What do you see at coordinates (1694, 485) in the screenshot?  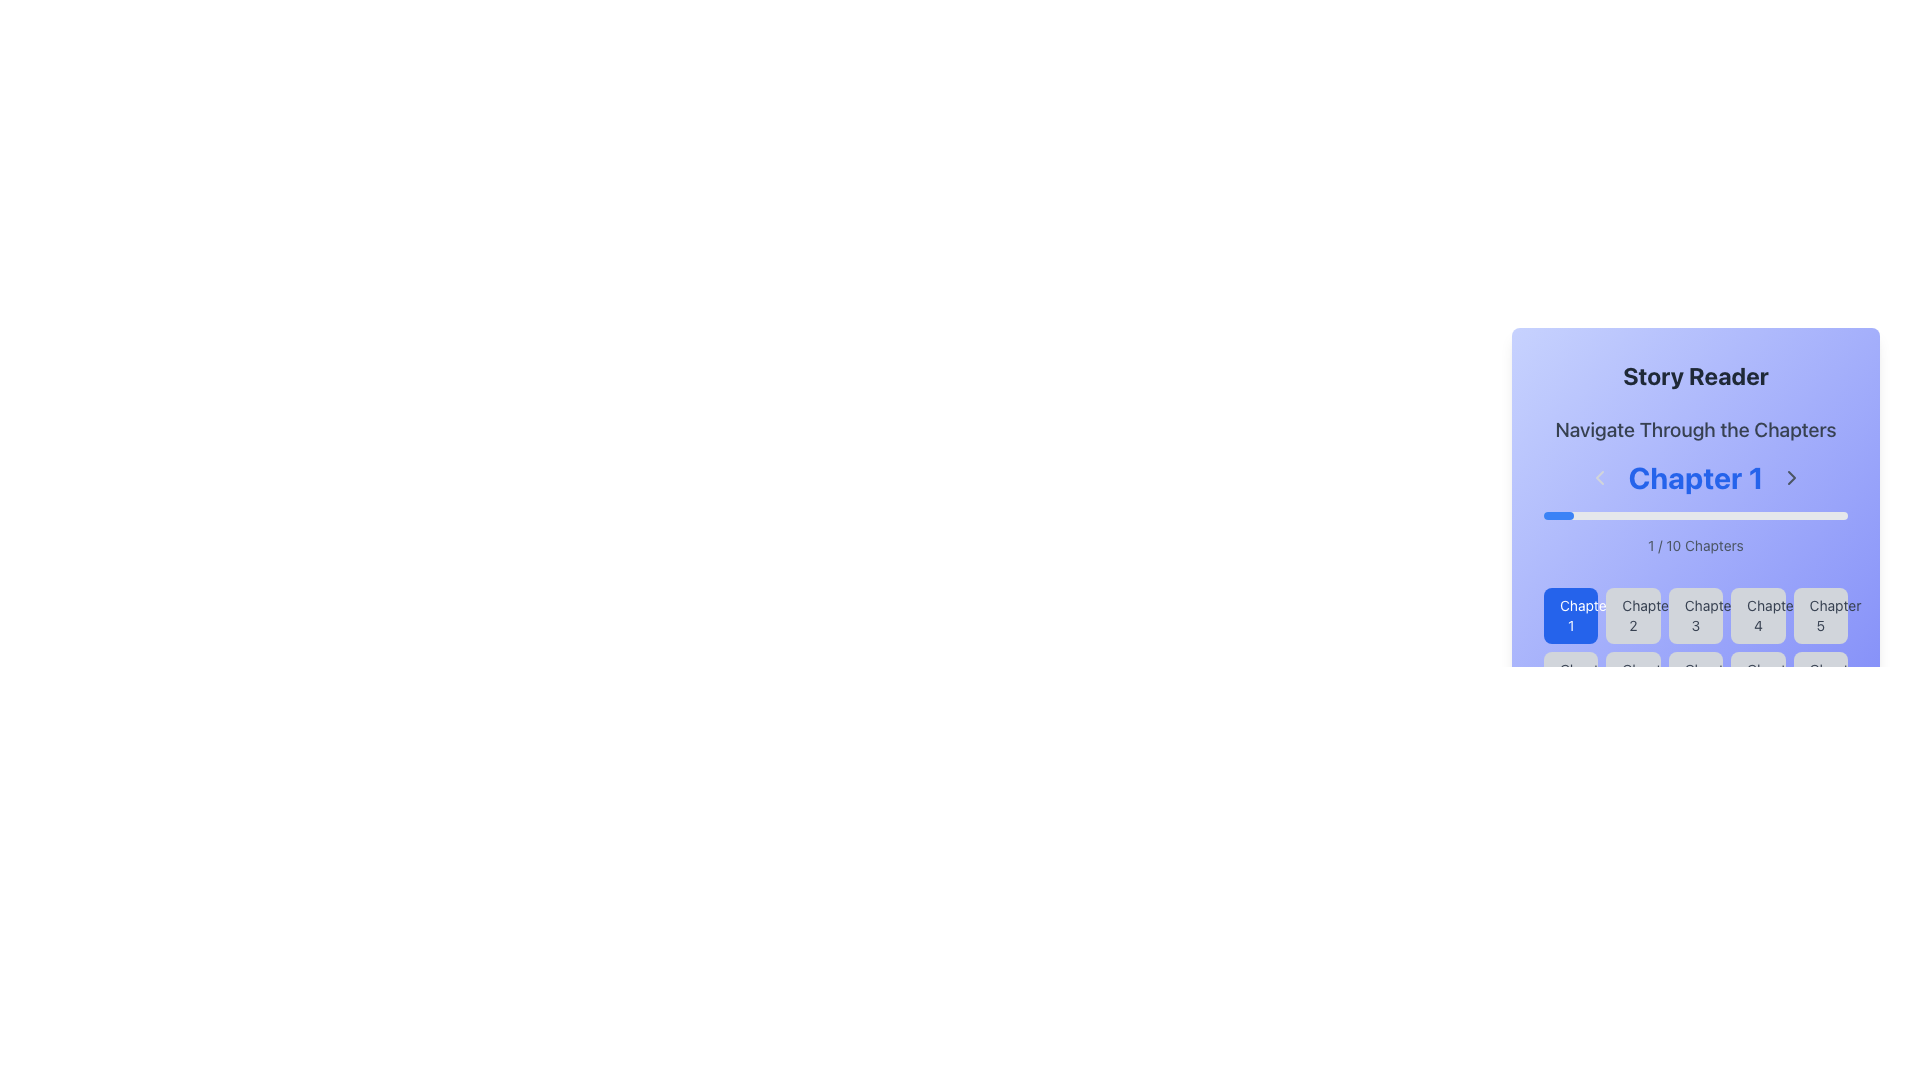 I see `the text header displaying 'Chapter 1' in a bold, large, vibrant blue font, which is centrally positioned below the subtitle 'Navigate Through the Chapters'` at bounding box center [1694, 485].